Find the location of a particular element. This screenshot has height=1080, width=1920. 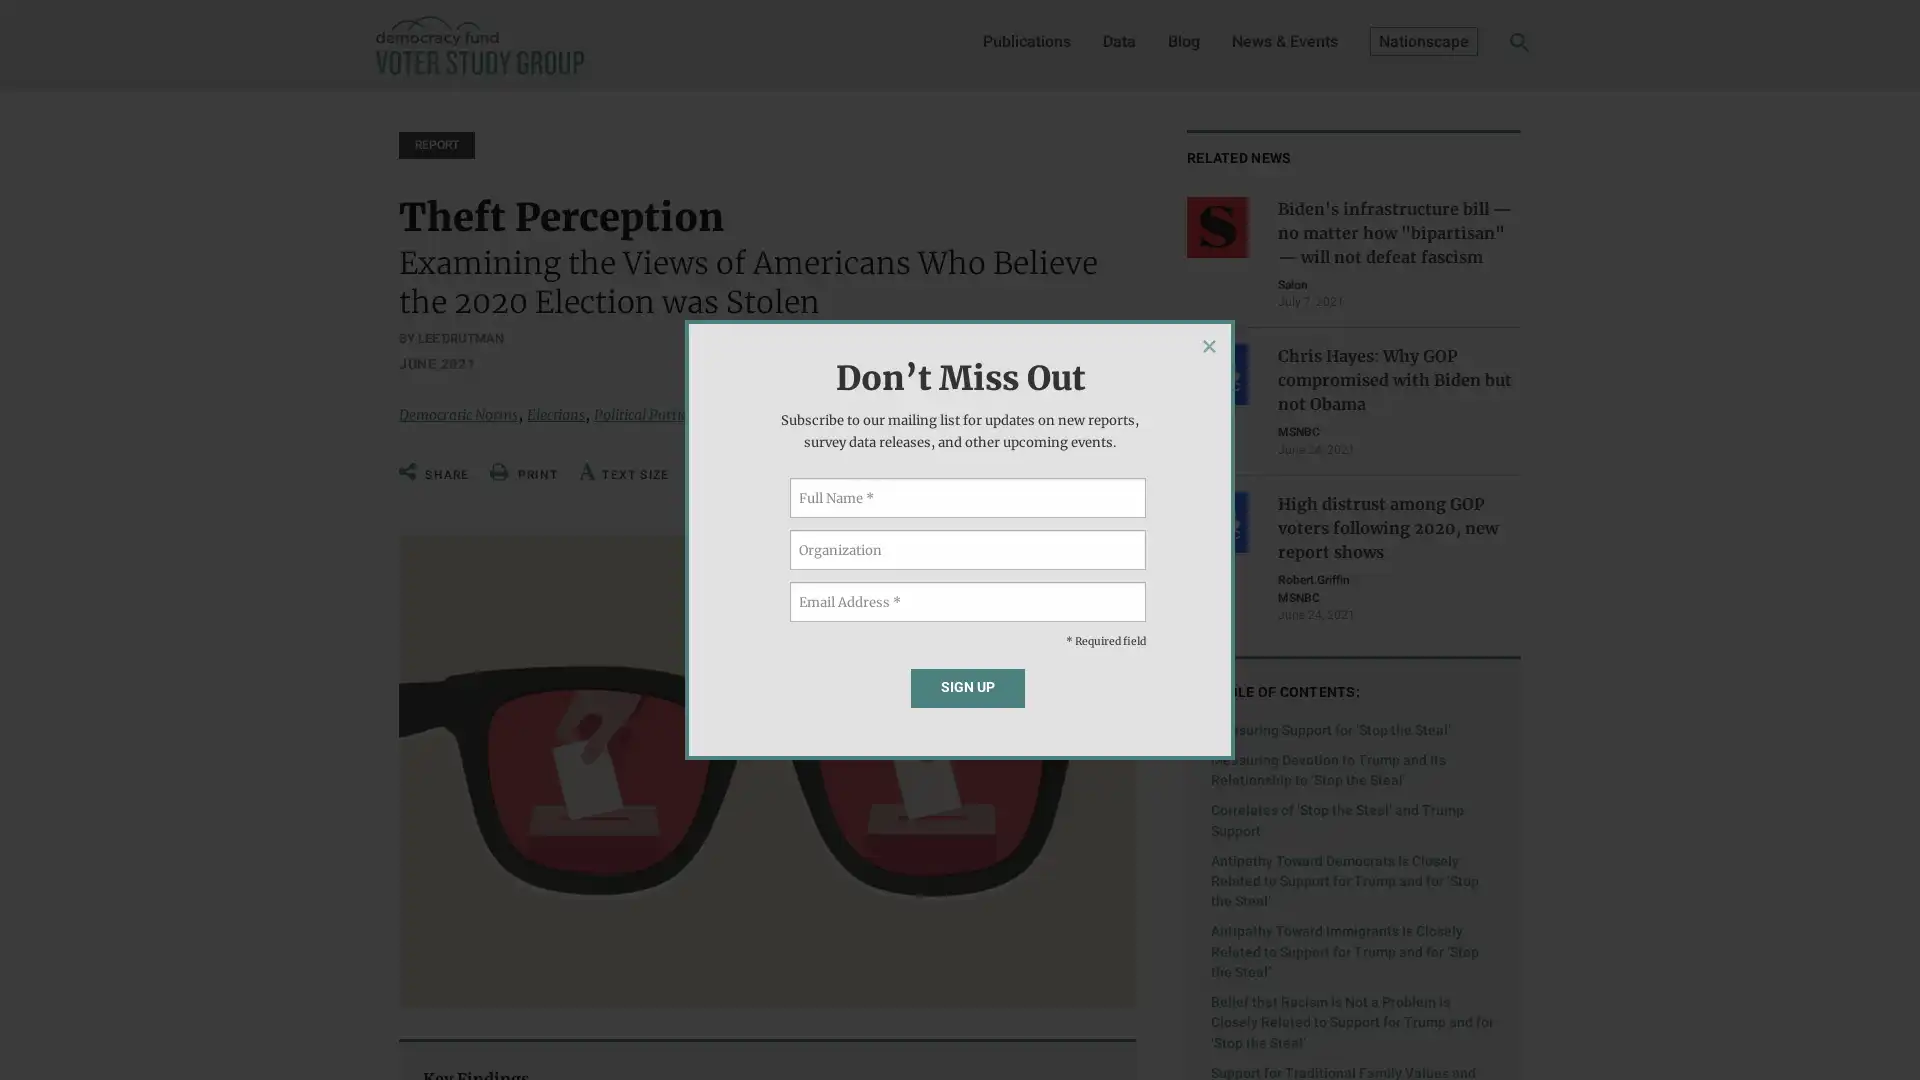

SEARCH is located at coordinates (1488, 46).